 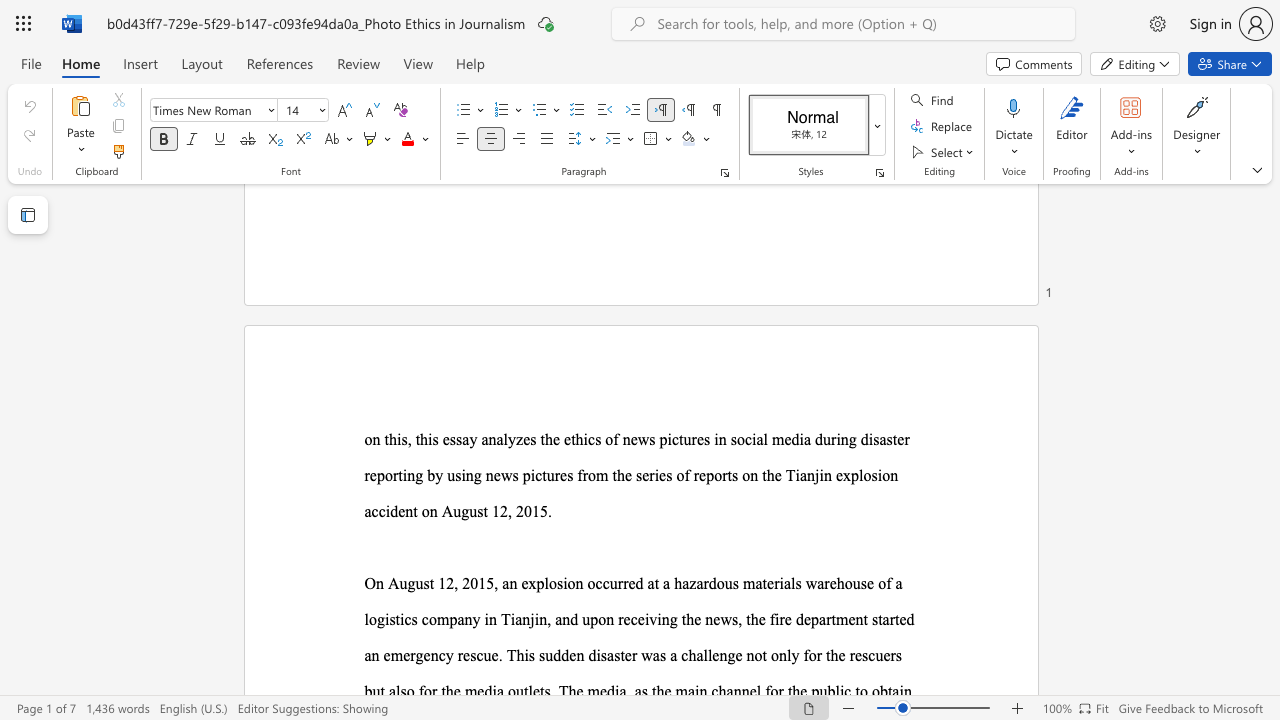 What do you see at coordinates (376, 583) in the screenshot?
I see `the subset text "n August 12" within the text "On August 12, 2015, an explosion occurred at a hazardous materials warehouse of"` at bounding box center [376, 583].